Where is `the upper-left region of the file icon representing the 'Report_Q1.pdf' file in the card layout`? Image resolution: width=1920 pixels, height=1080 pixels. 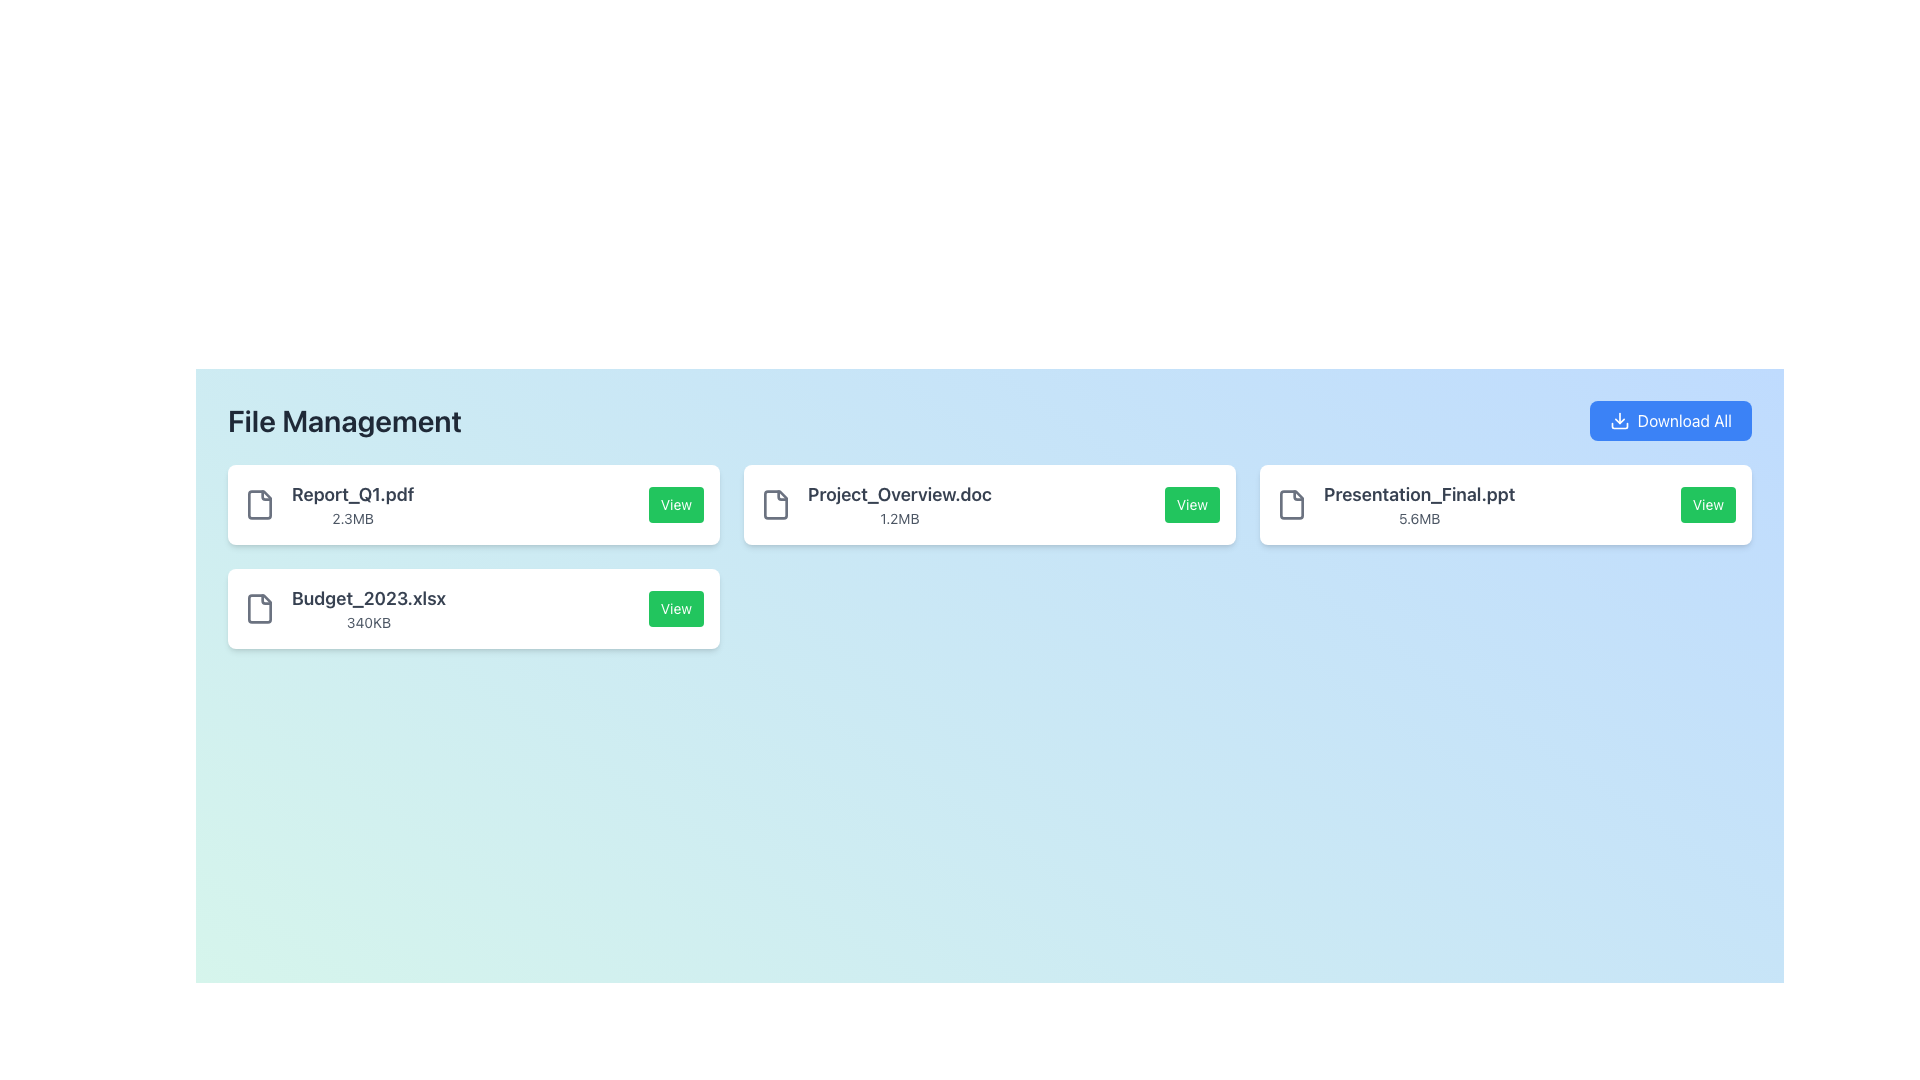 the upper-left region of the file icon representing the 'Report_Q1.pdf' file in the card layout is located at coordinates (258, 504).